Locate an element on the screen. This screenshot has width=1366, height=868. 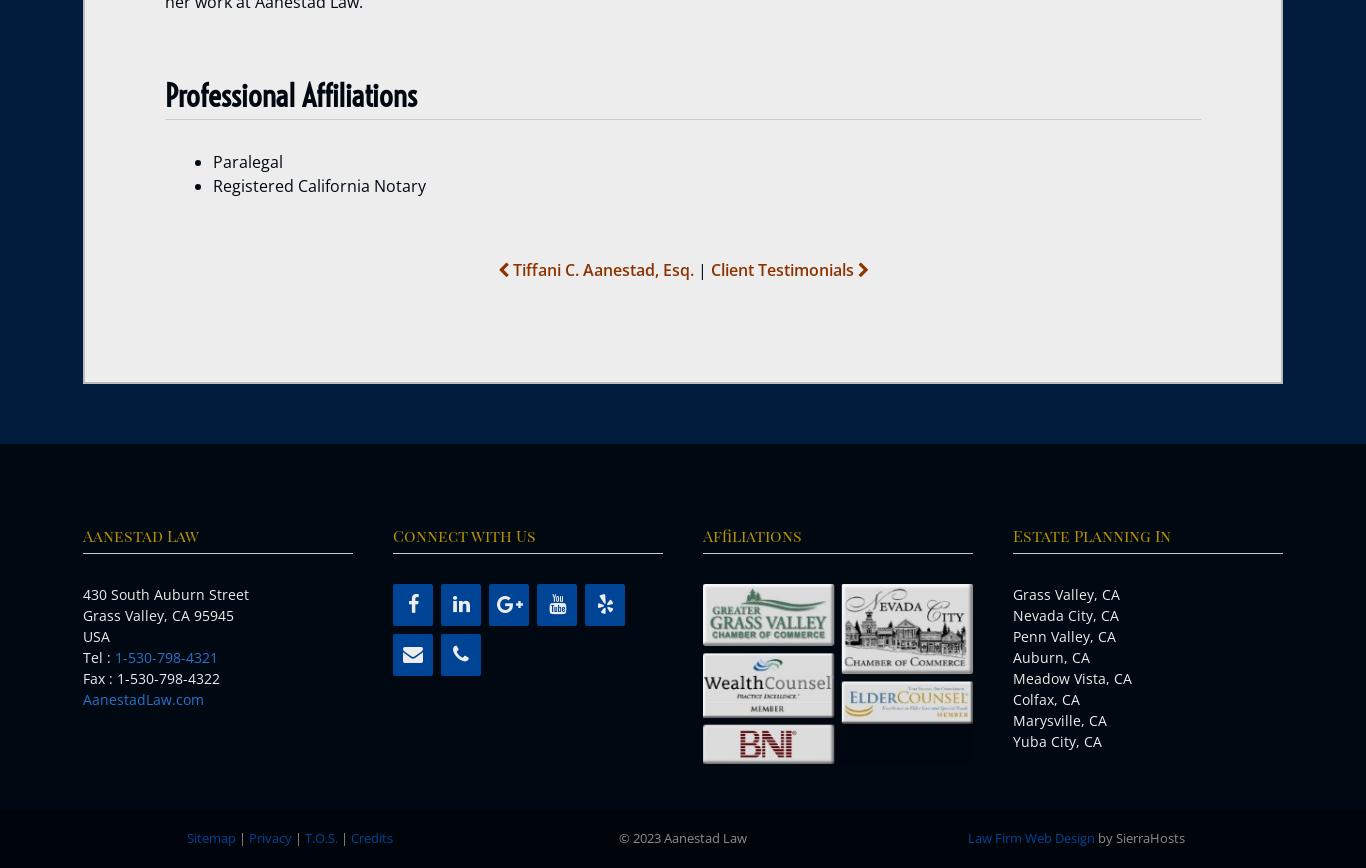
'1-530-798-4321' is located at coordinates (165, 657).